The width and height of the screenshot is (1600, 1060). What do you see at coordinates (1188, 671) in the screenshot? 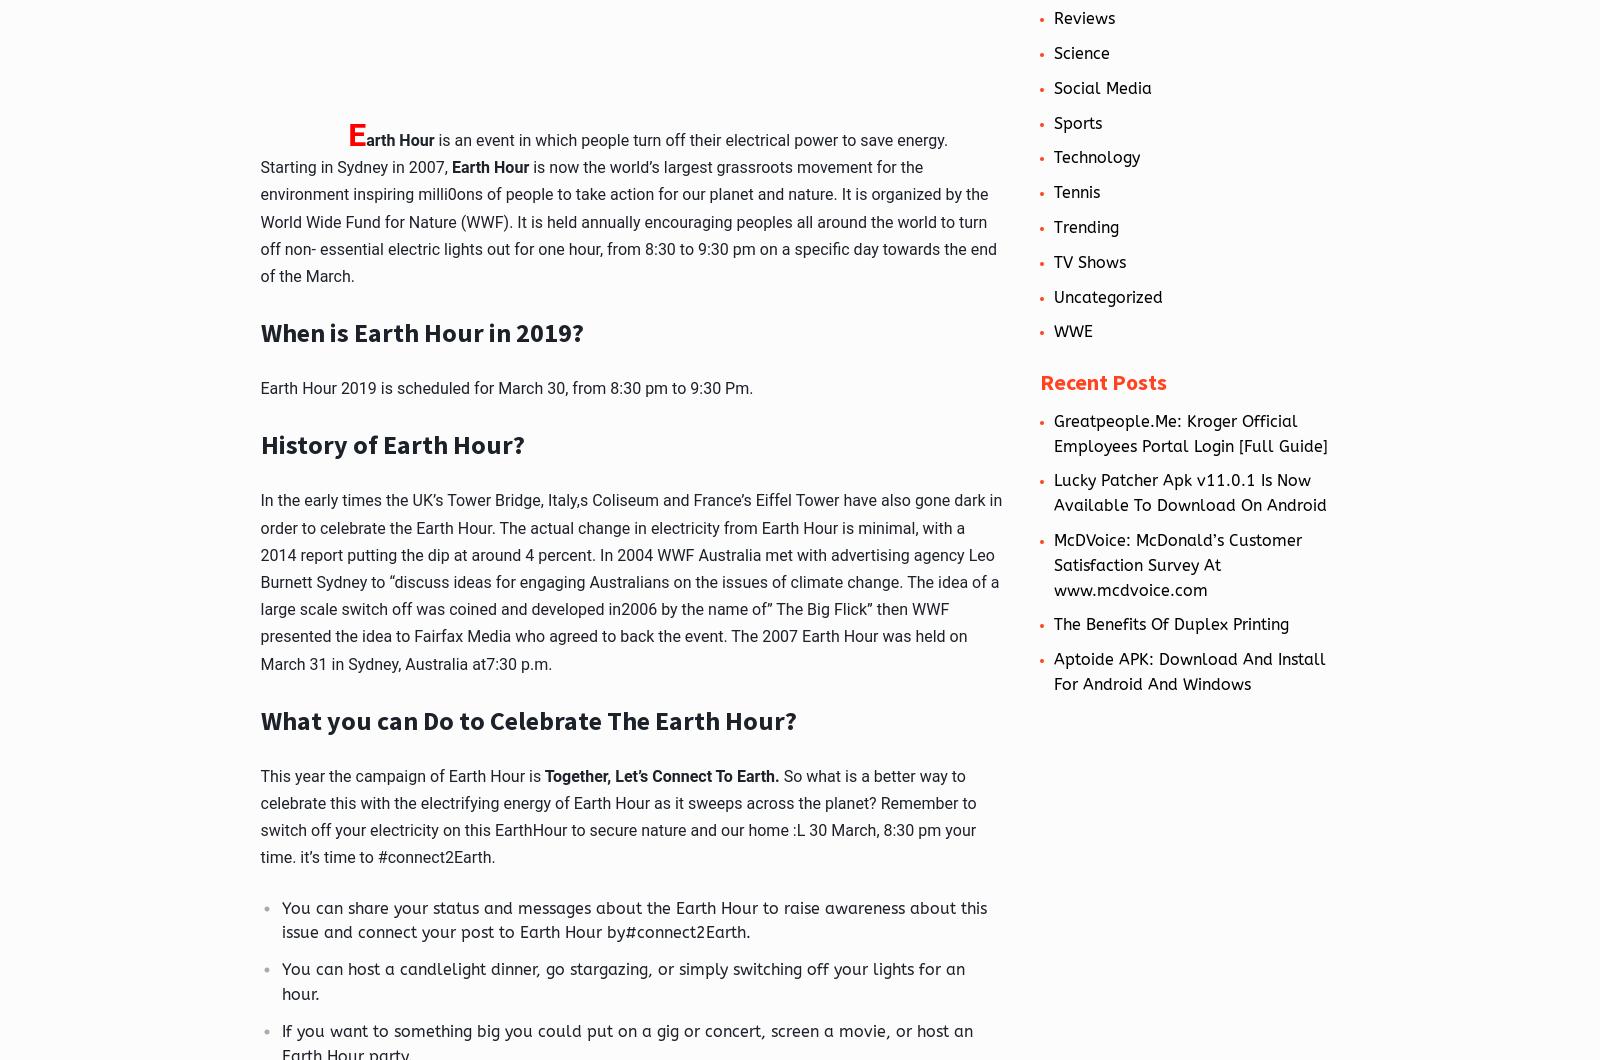
I see `'Aptoide APK: Download And Install For Android And Windows'` at bounding box center [1188, 671].